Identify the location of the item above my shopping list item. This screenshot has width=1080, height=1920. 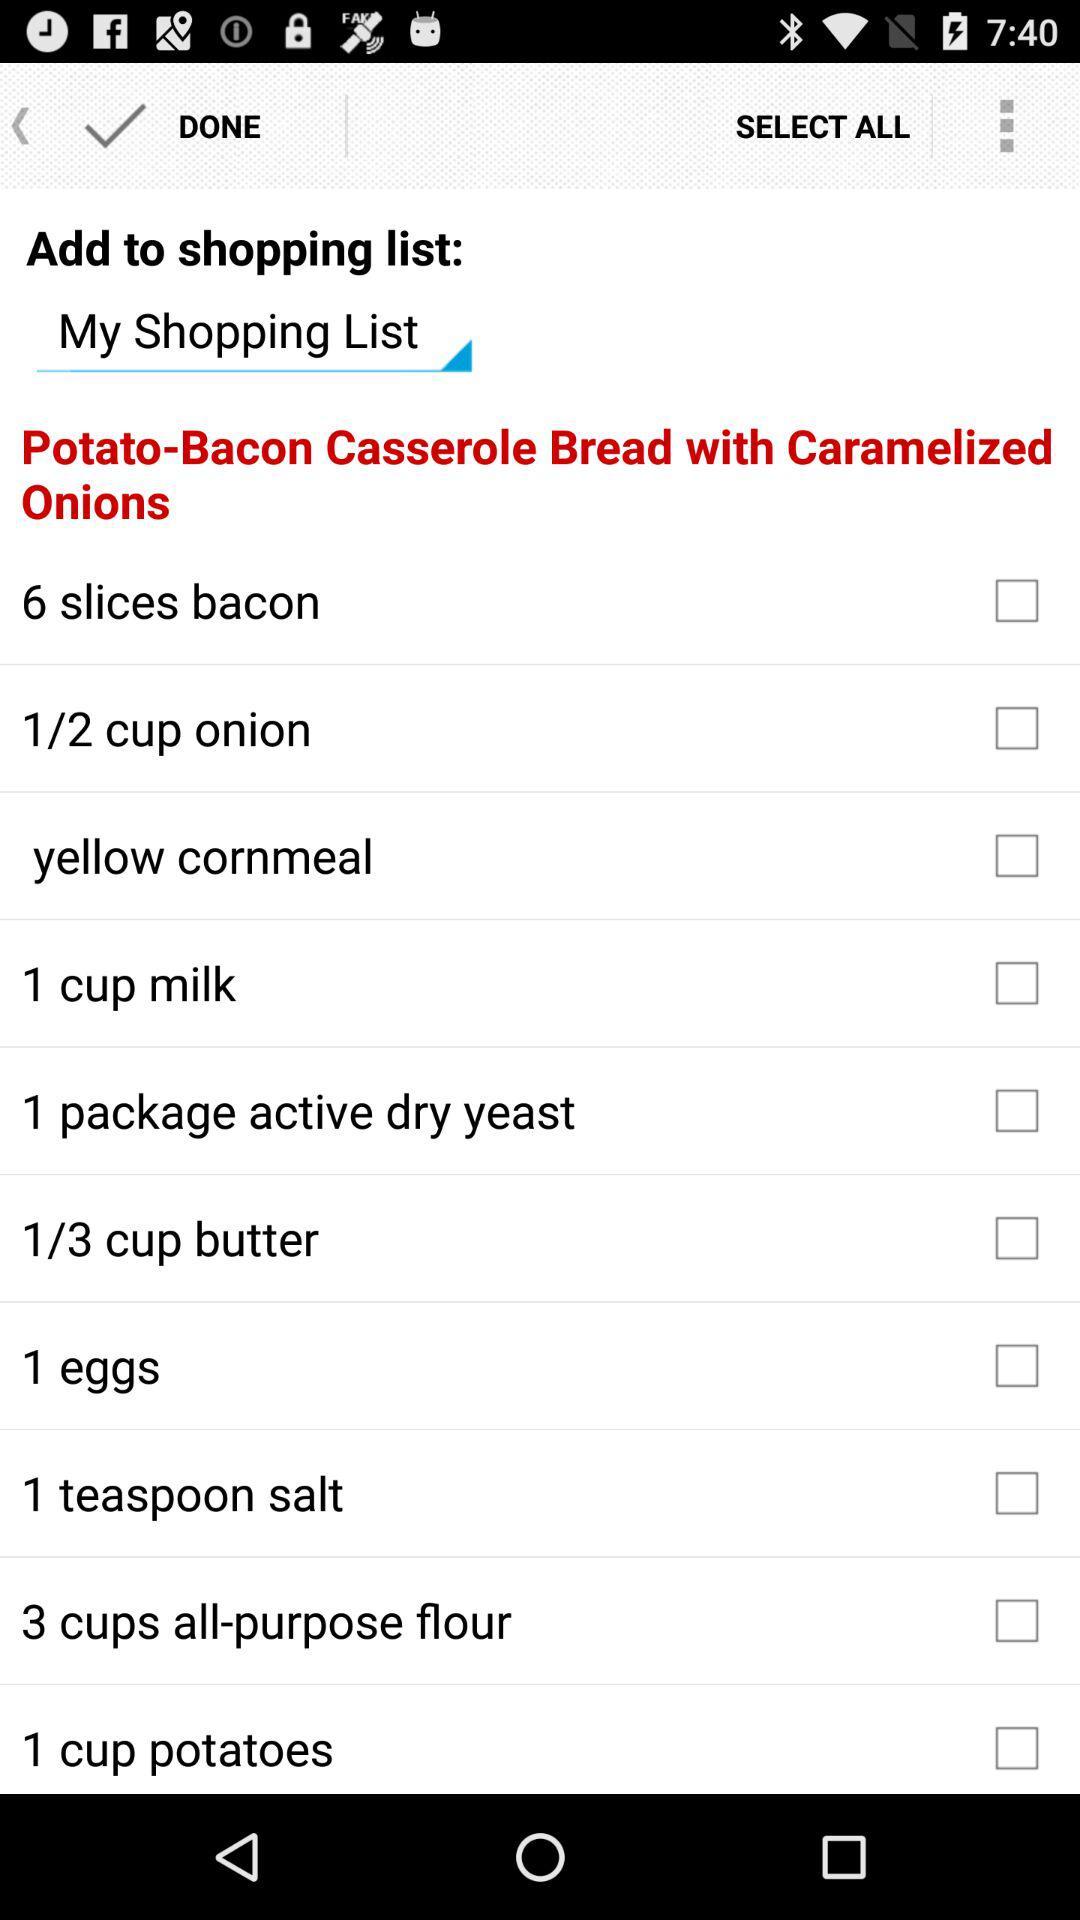
(244, 246).